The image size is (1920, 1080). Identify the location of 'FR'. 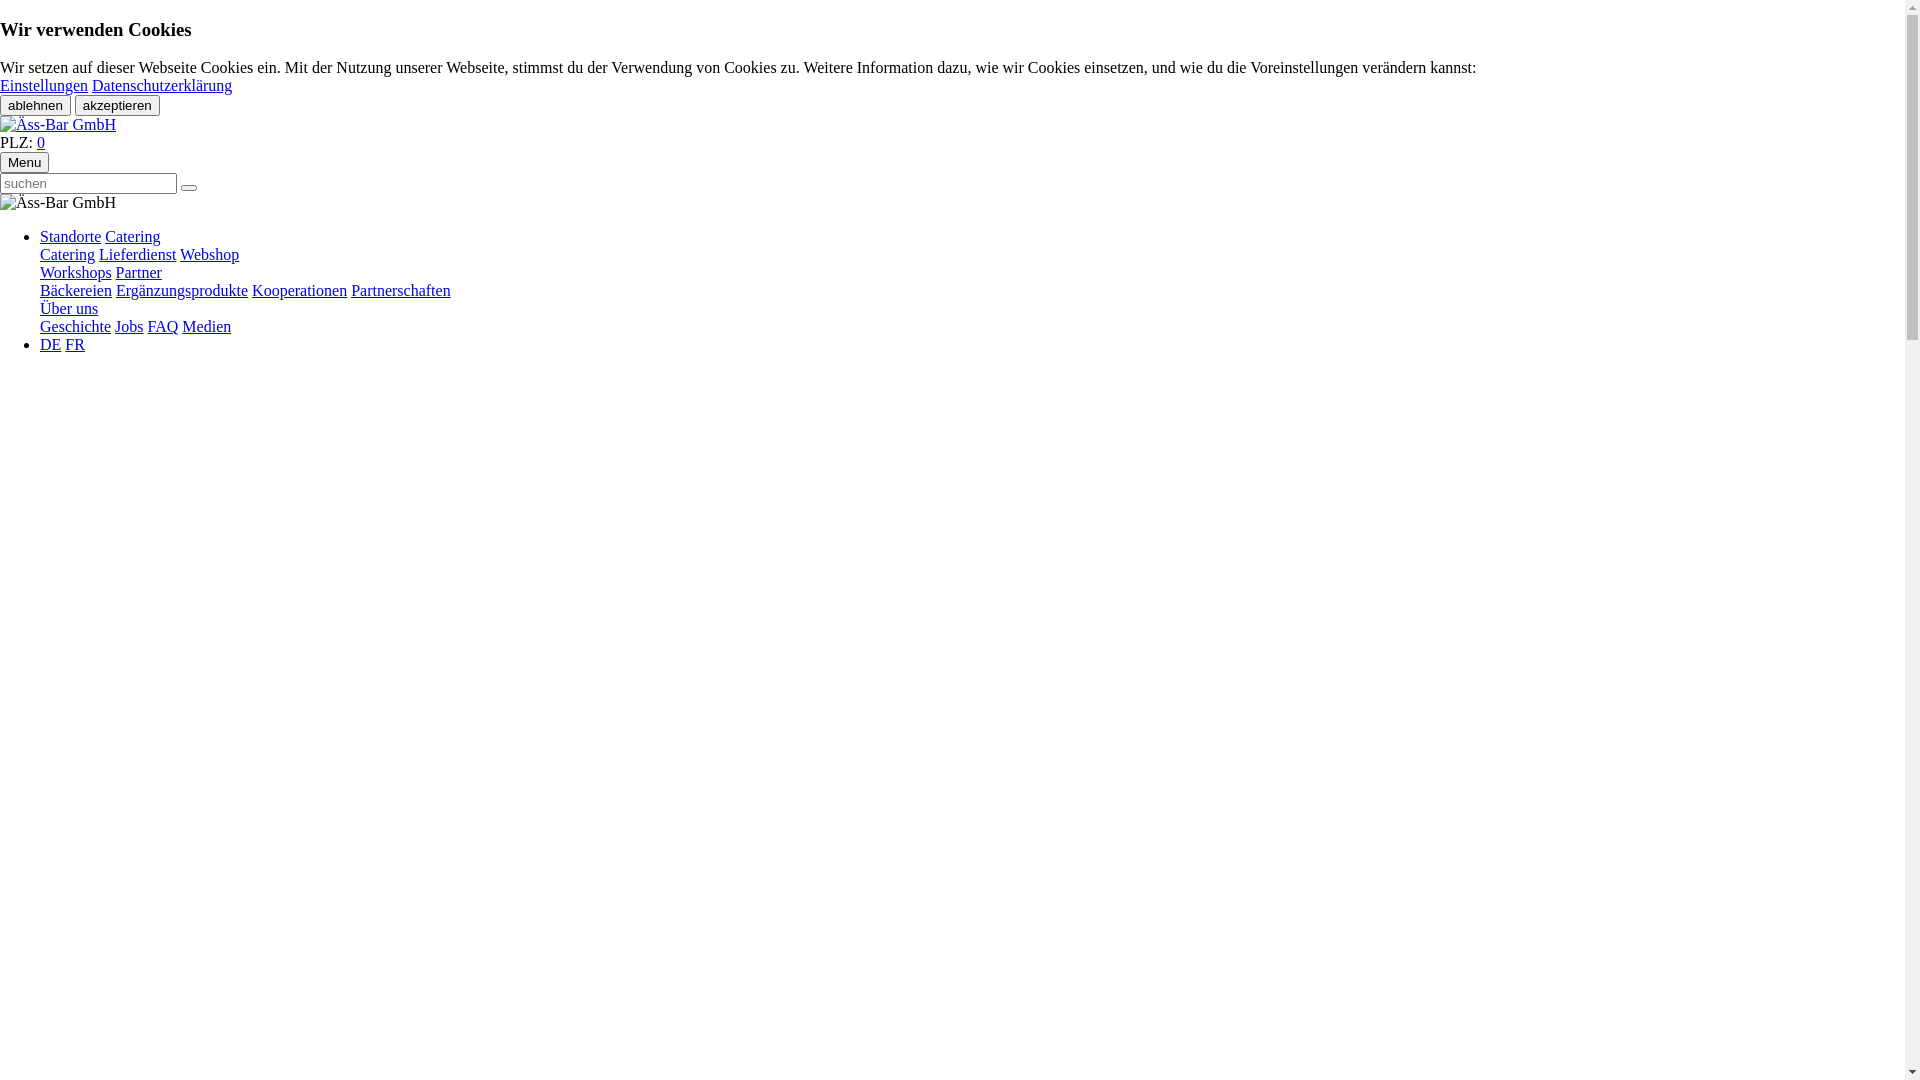
(75, 343).